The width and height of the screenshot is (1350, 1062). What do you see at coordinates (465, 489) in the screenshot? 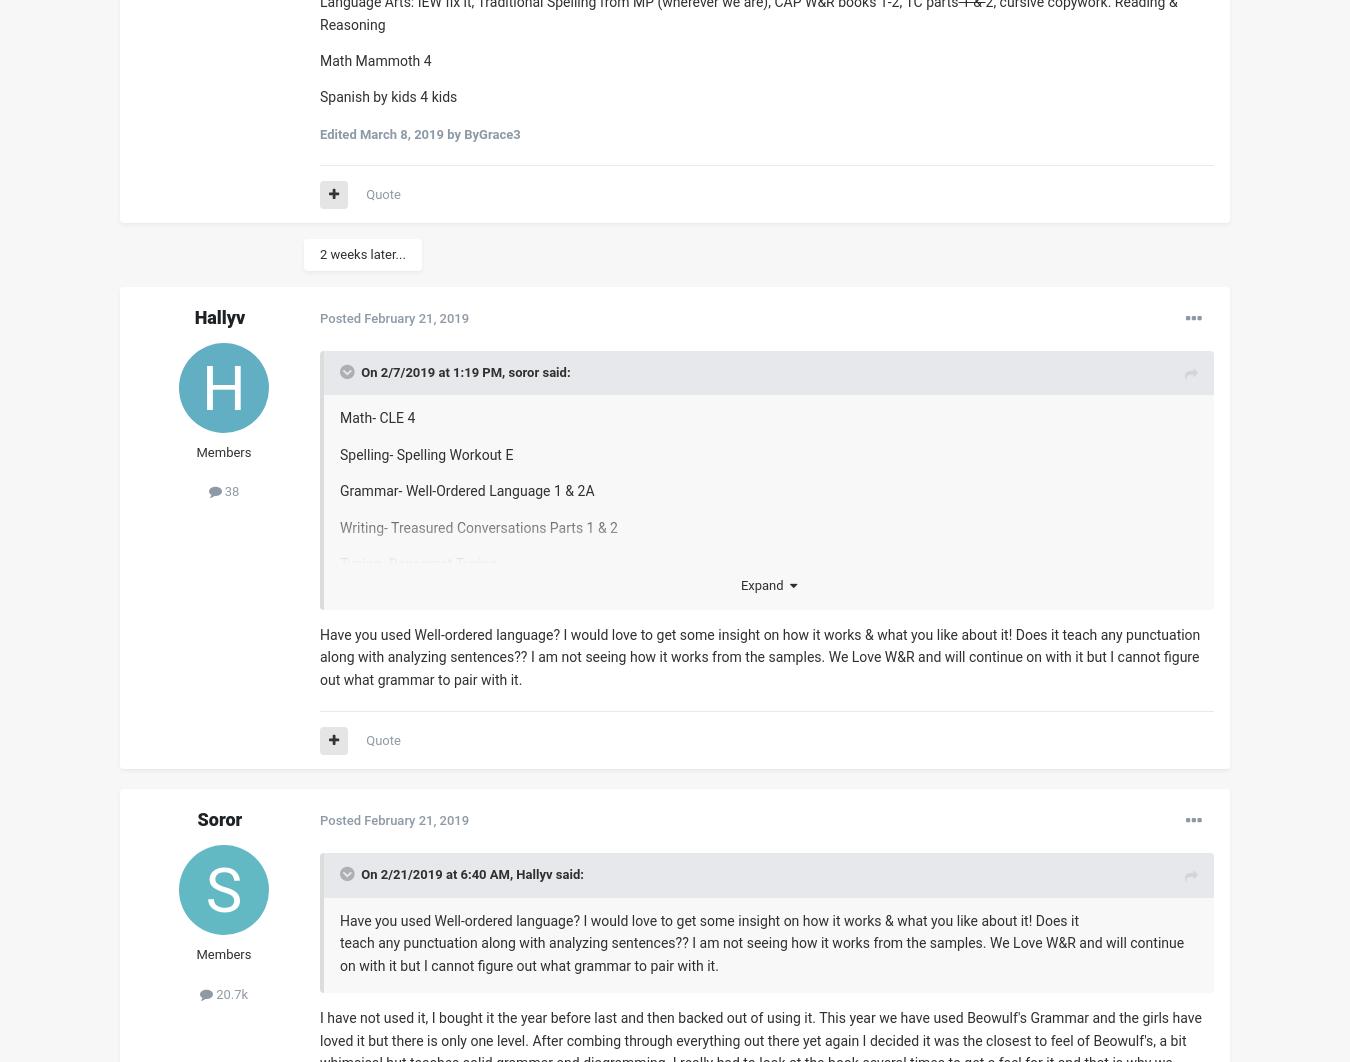
I see `'Grammar- Well-Ordered Language 1 & 2A'` at bounding box center [465, 489].